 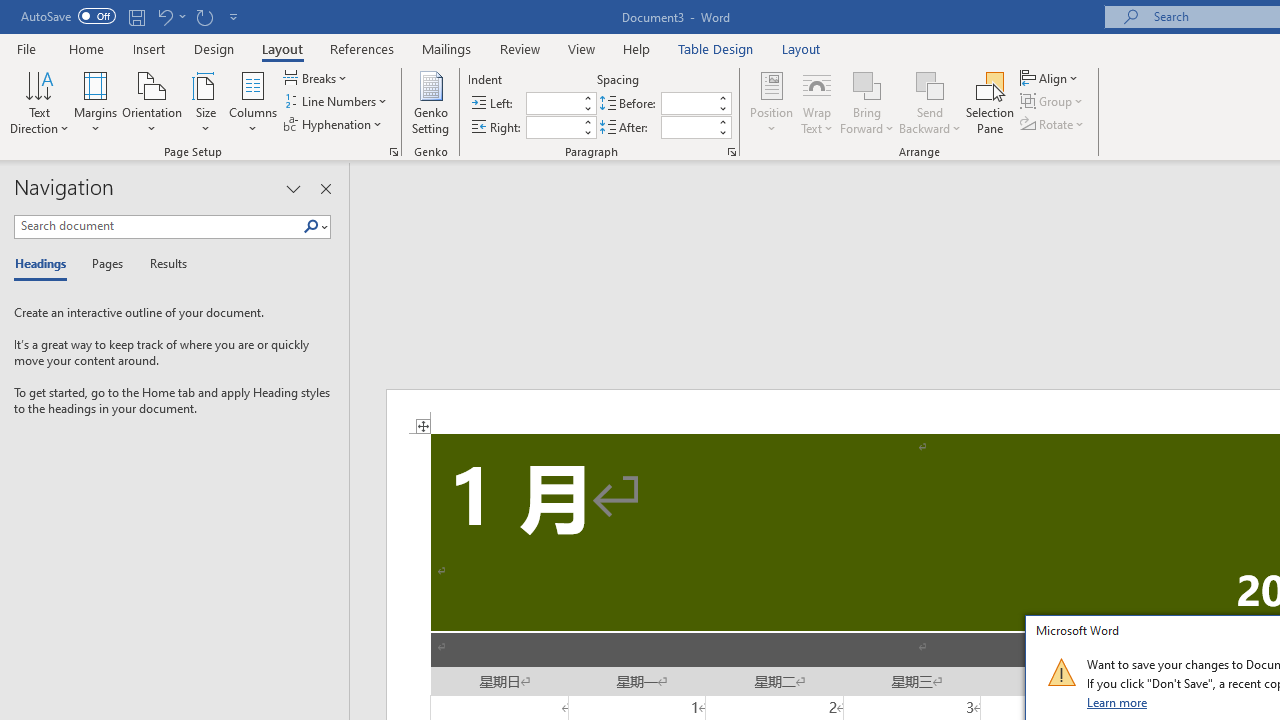 I want to click on 'Line Numbers', so click(x=337, y=101).